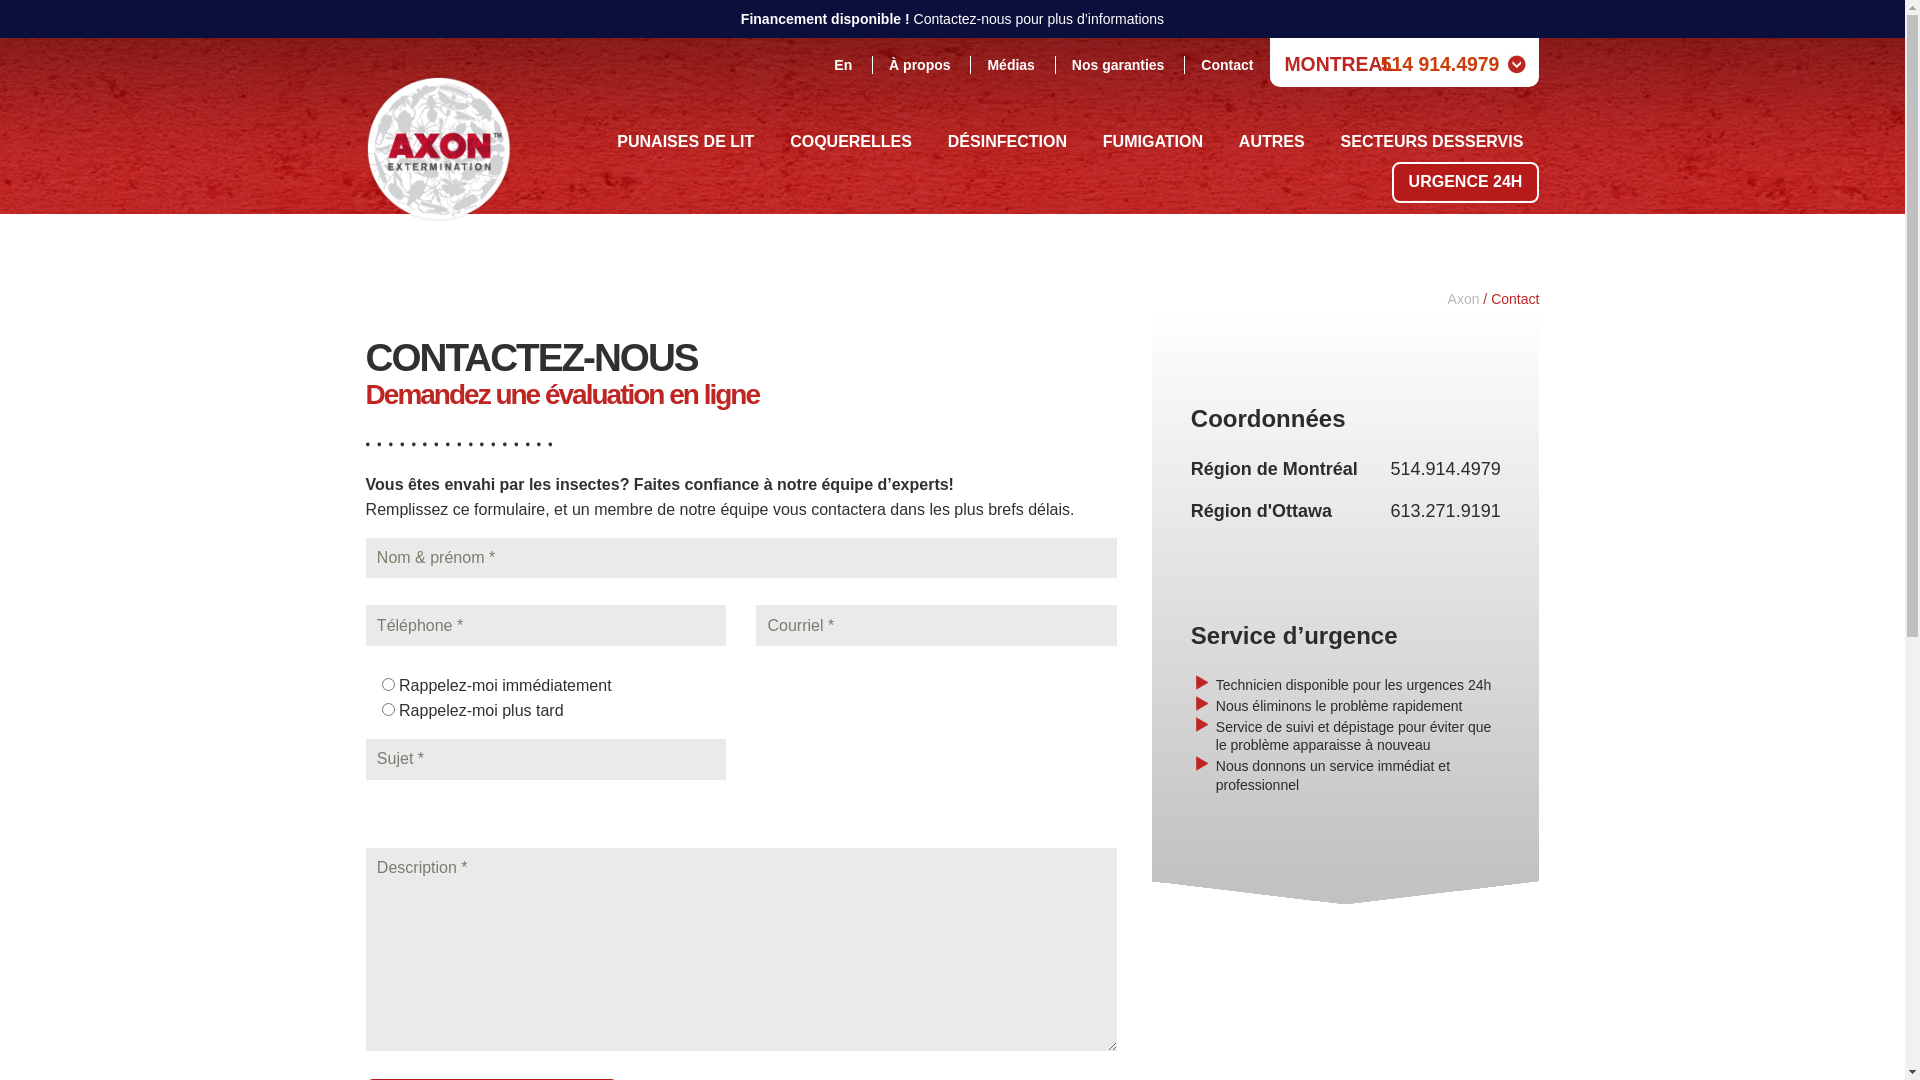 The height and width of the screenshot is (1080, 1920). What do you see at coordinates (1464, 299) in the screenshot?
I see `'Axon'` at bounding box center [1464, 299].